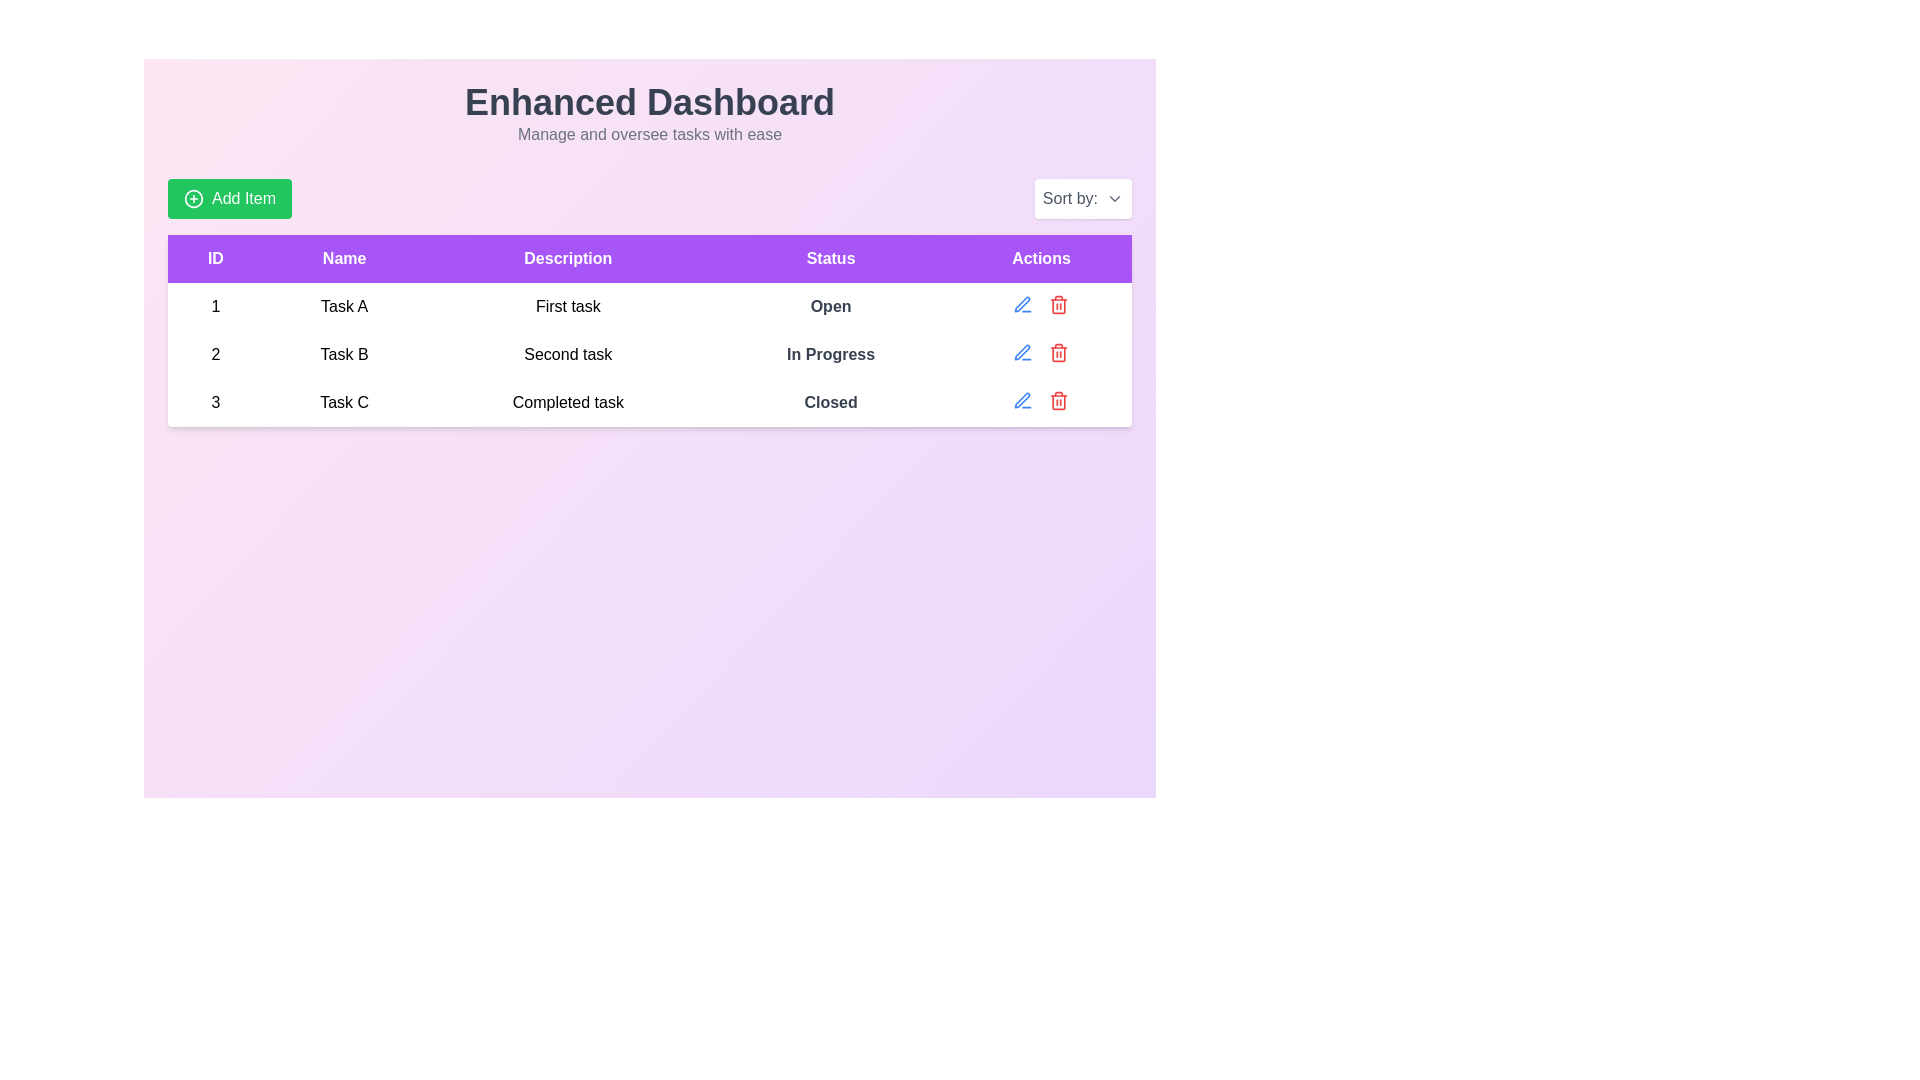  What do you see at coordinates (216, 402) in the screenshot?
I see `the Table Cell in the first column of the third row, which serves as an identifier for the associated task` at bounding box center [216, 402].